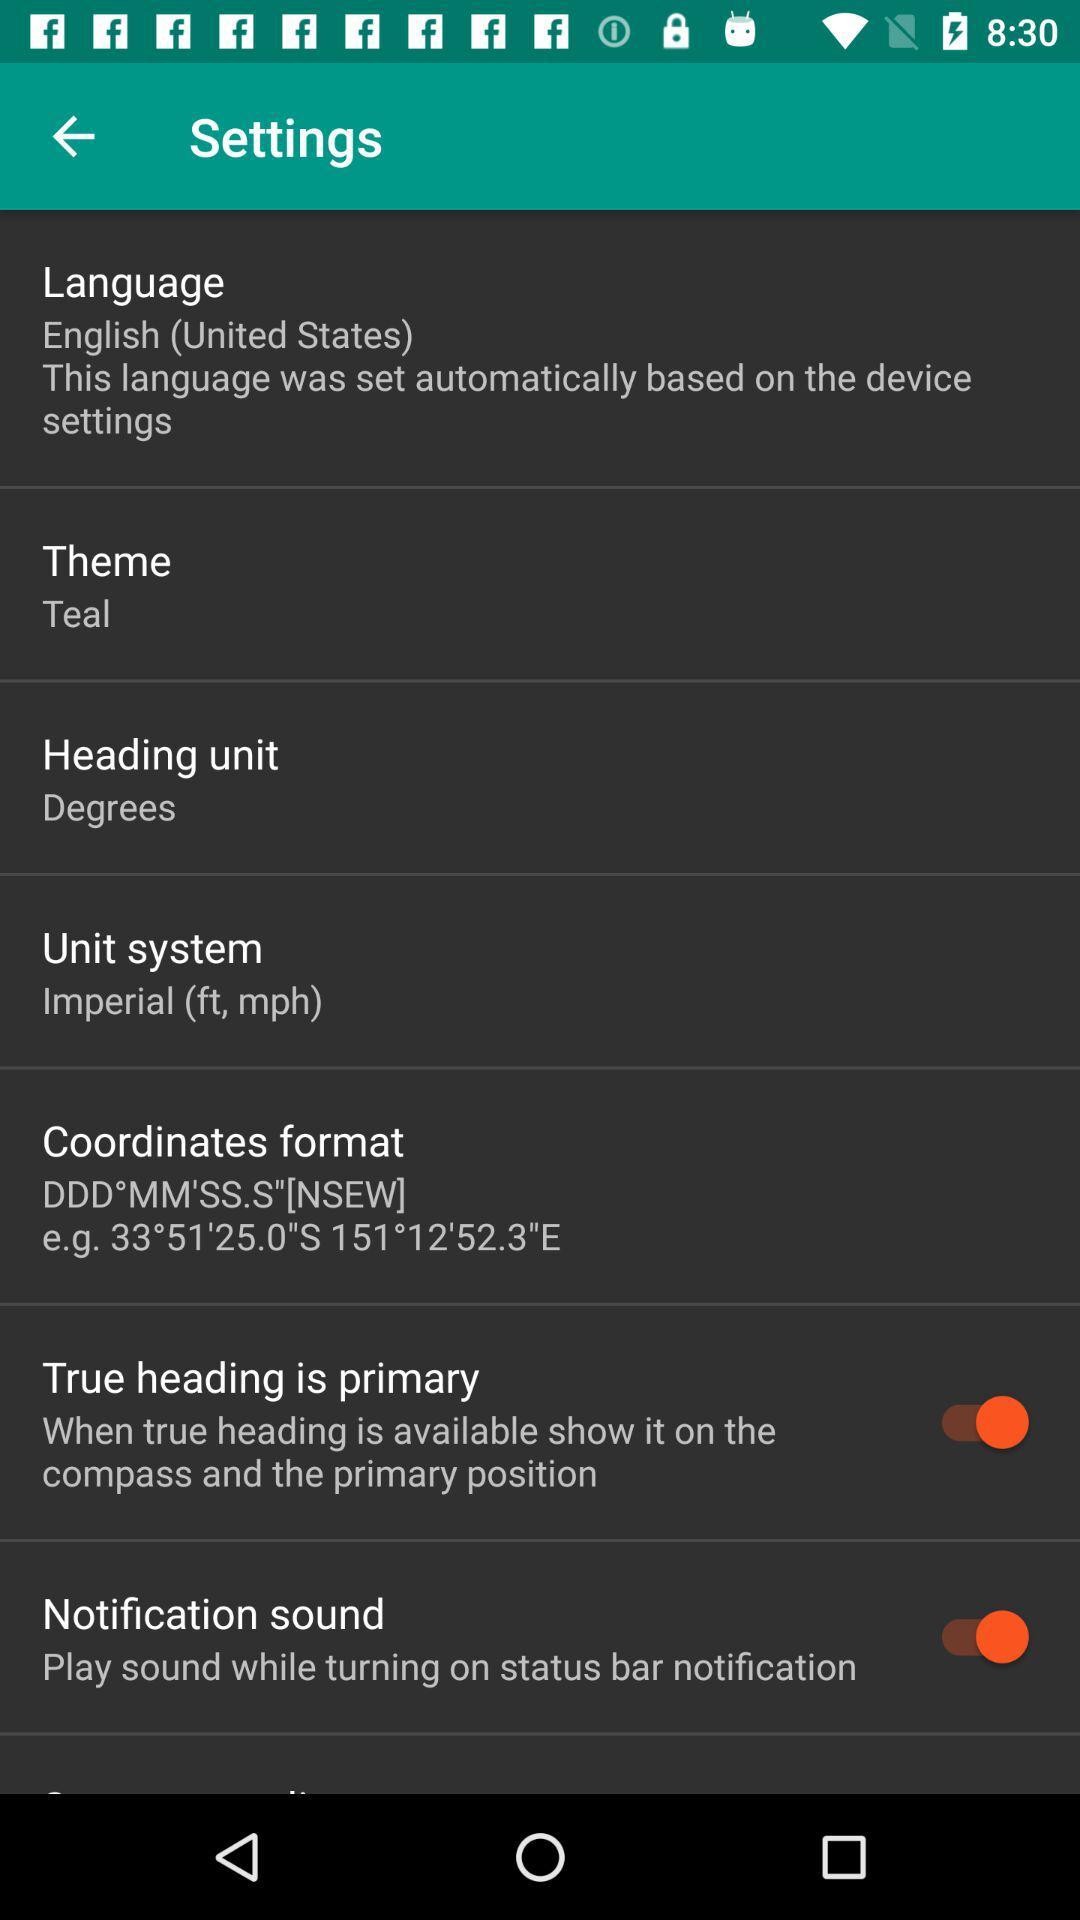 The width and height of the screenshot is (1080, 1920). What do you see at coordinates (72, 135) in the screenshot?
I see `item to the left of the settings icon` at bounding box center [72, 135].